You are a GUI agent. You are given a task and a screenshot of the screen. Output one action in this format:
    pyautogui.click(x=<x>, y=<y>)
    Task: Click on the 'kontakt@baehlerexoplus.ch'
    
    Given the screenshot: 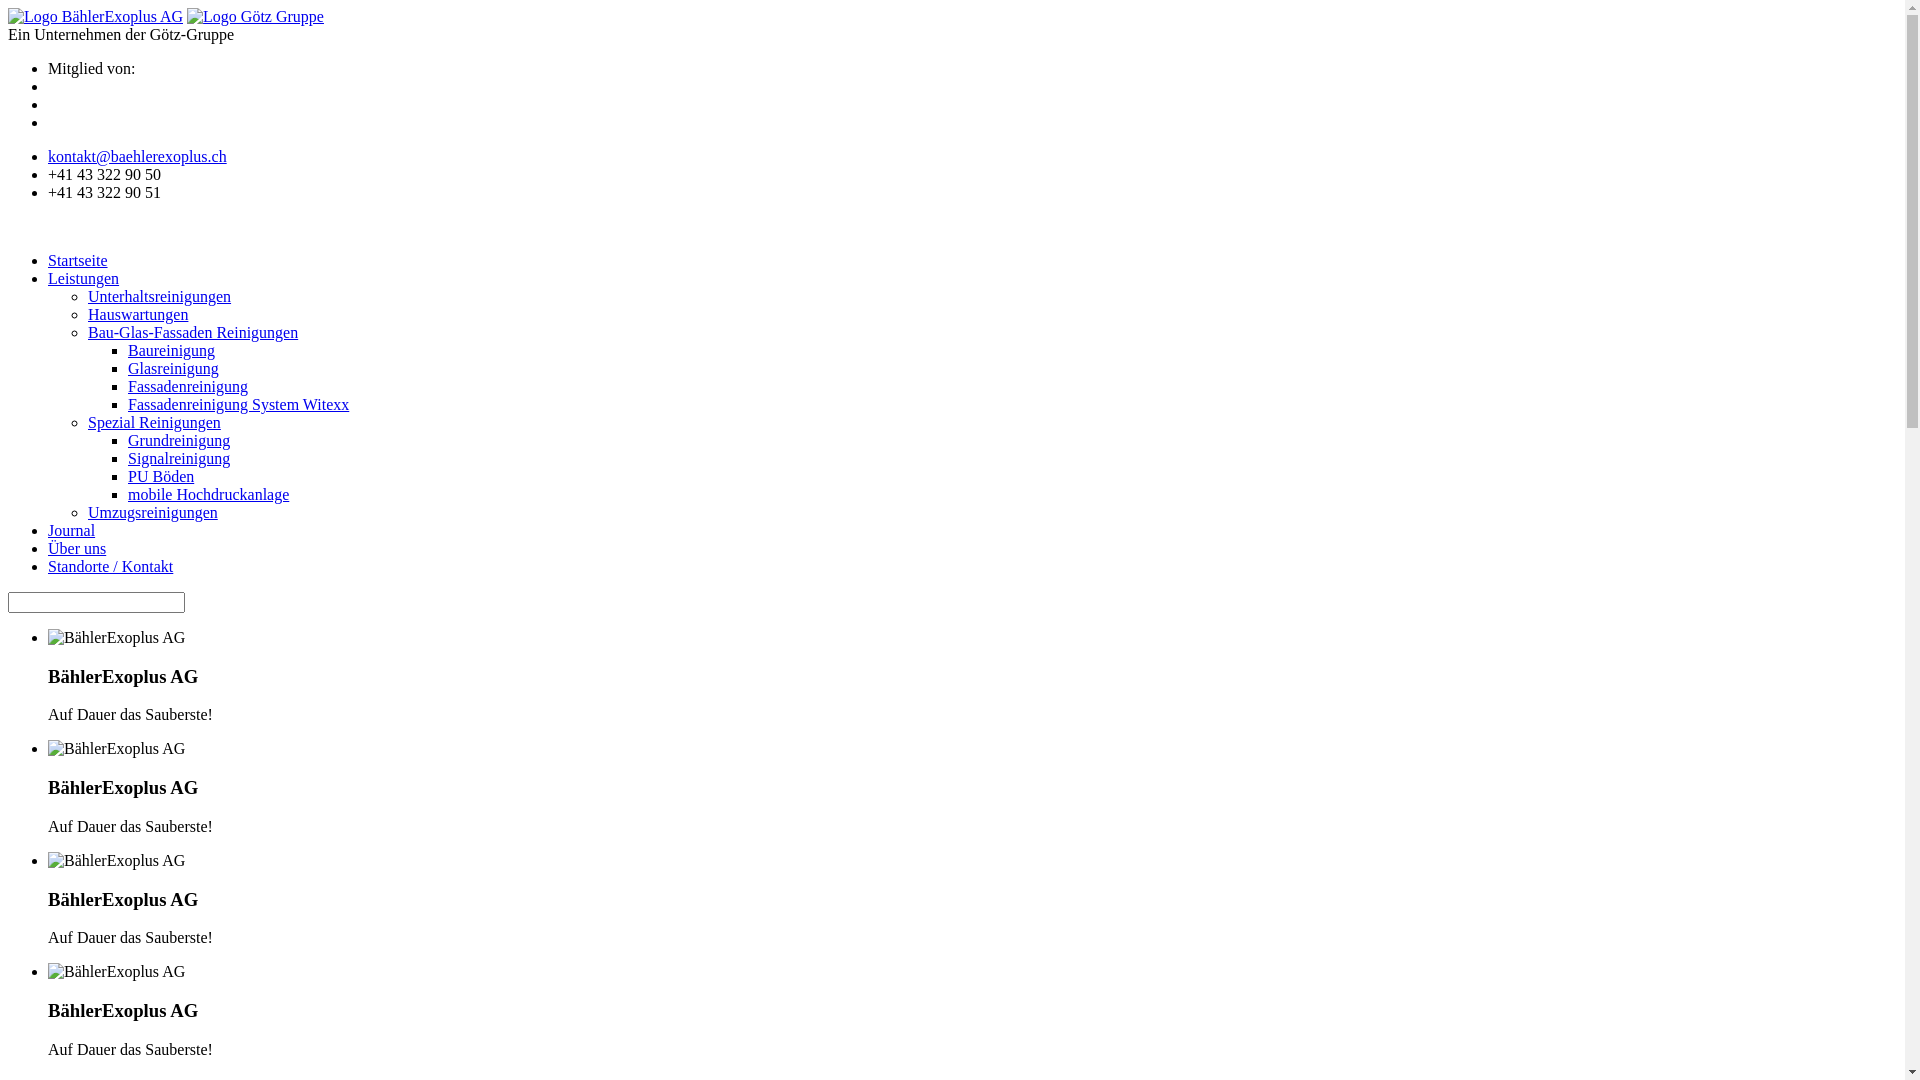 What is the action you would take?
    pyautogui.click(x=136, y=155)
    